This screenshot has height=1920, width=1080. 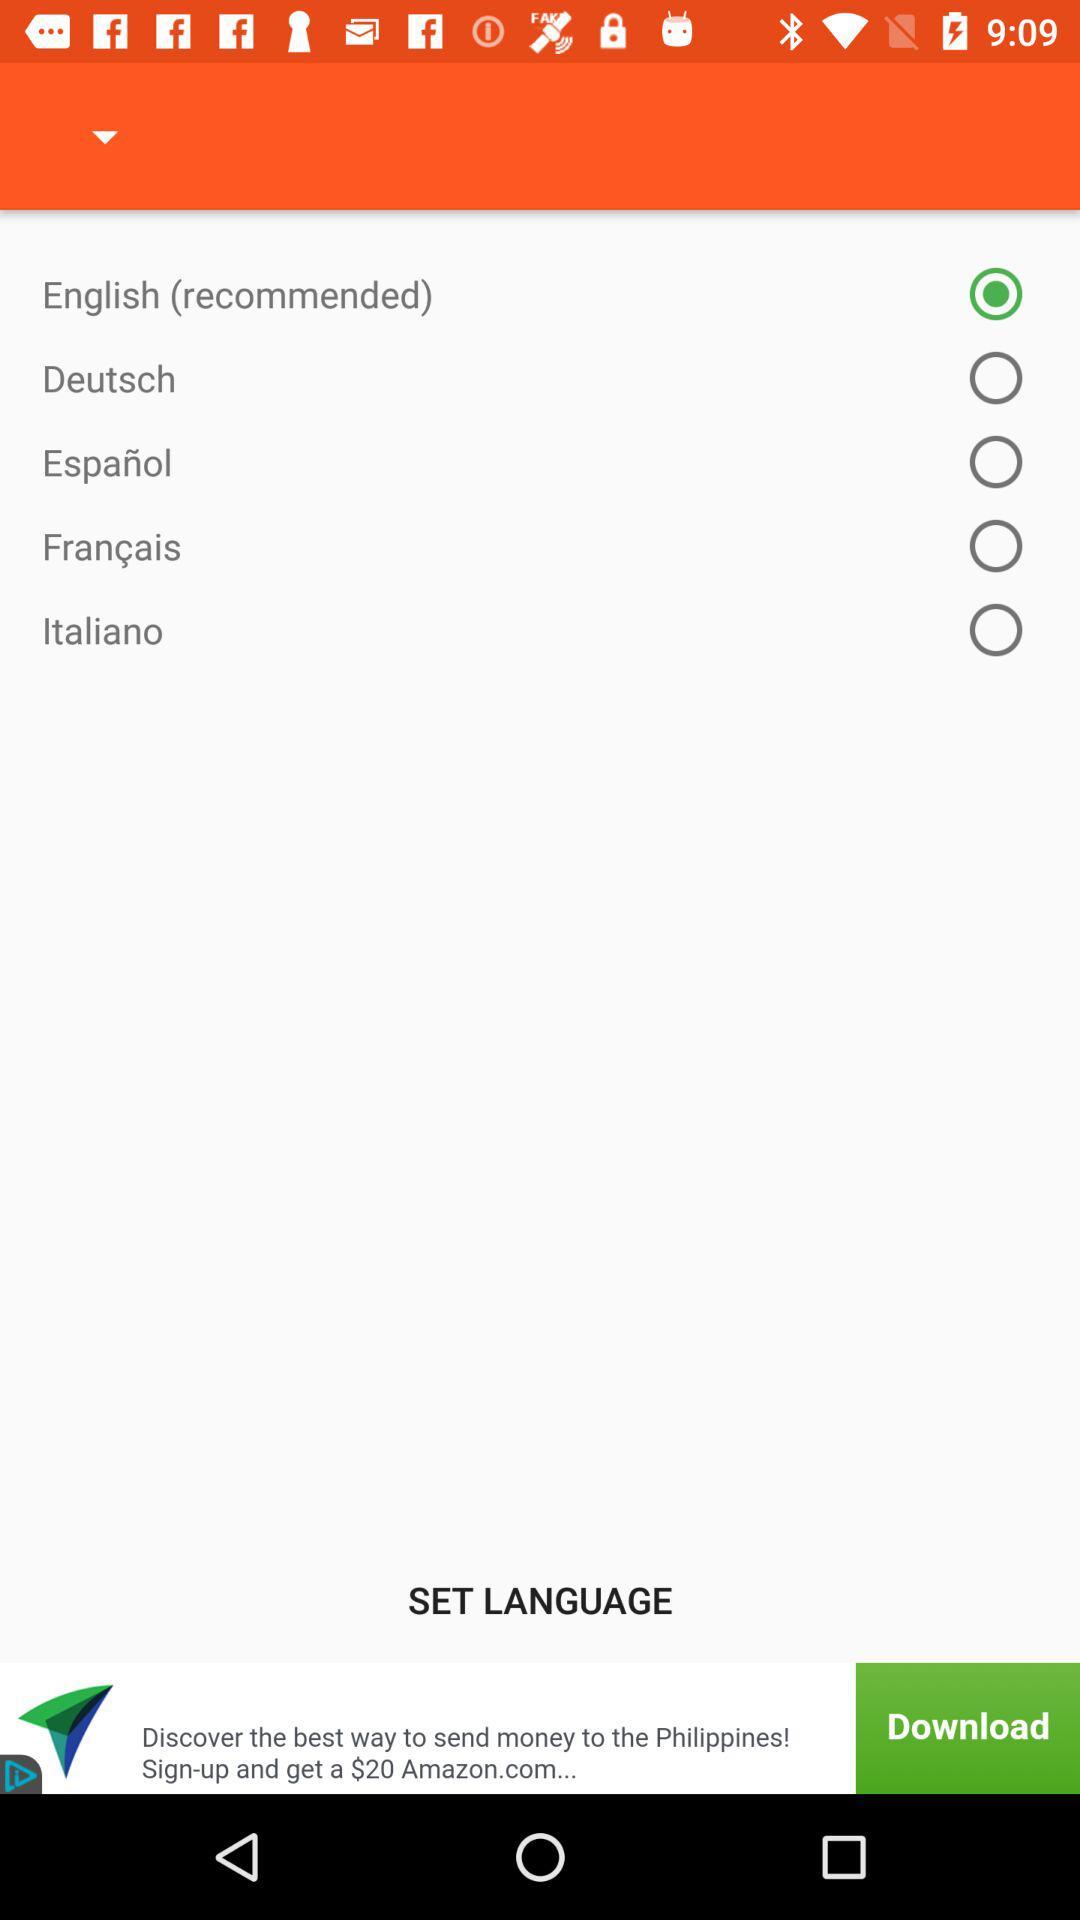 What do you see at coordinates (104, 135) in the screenshot?
I see `the icon above english (recommended)` at bounding box center [104, 135].